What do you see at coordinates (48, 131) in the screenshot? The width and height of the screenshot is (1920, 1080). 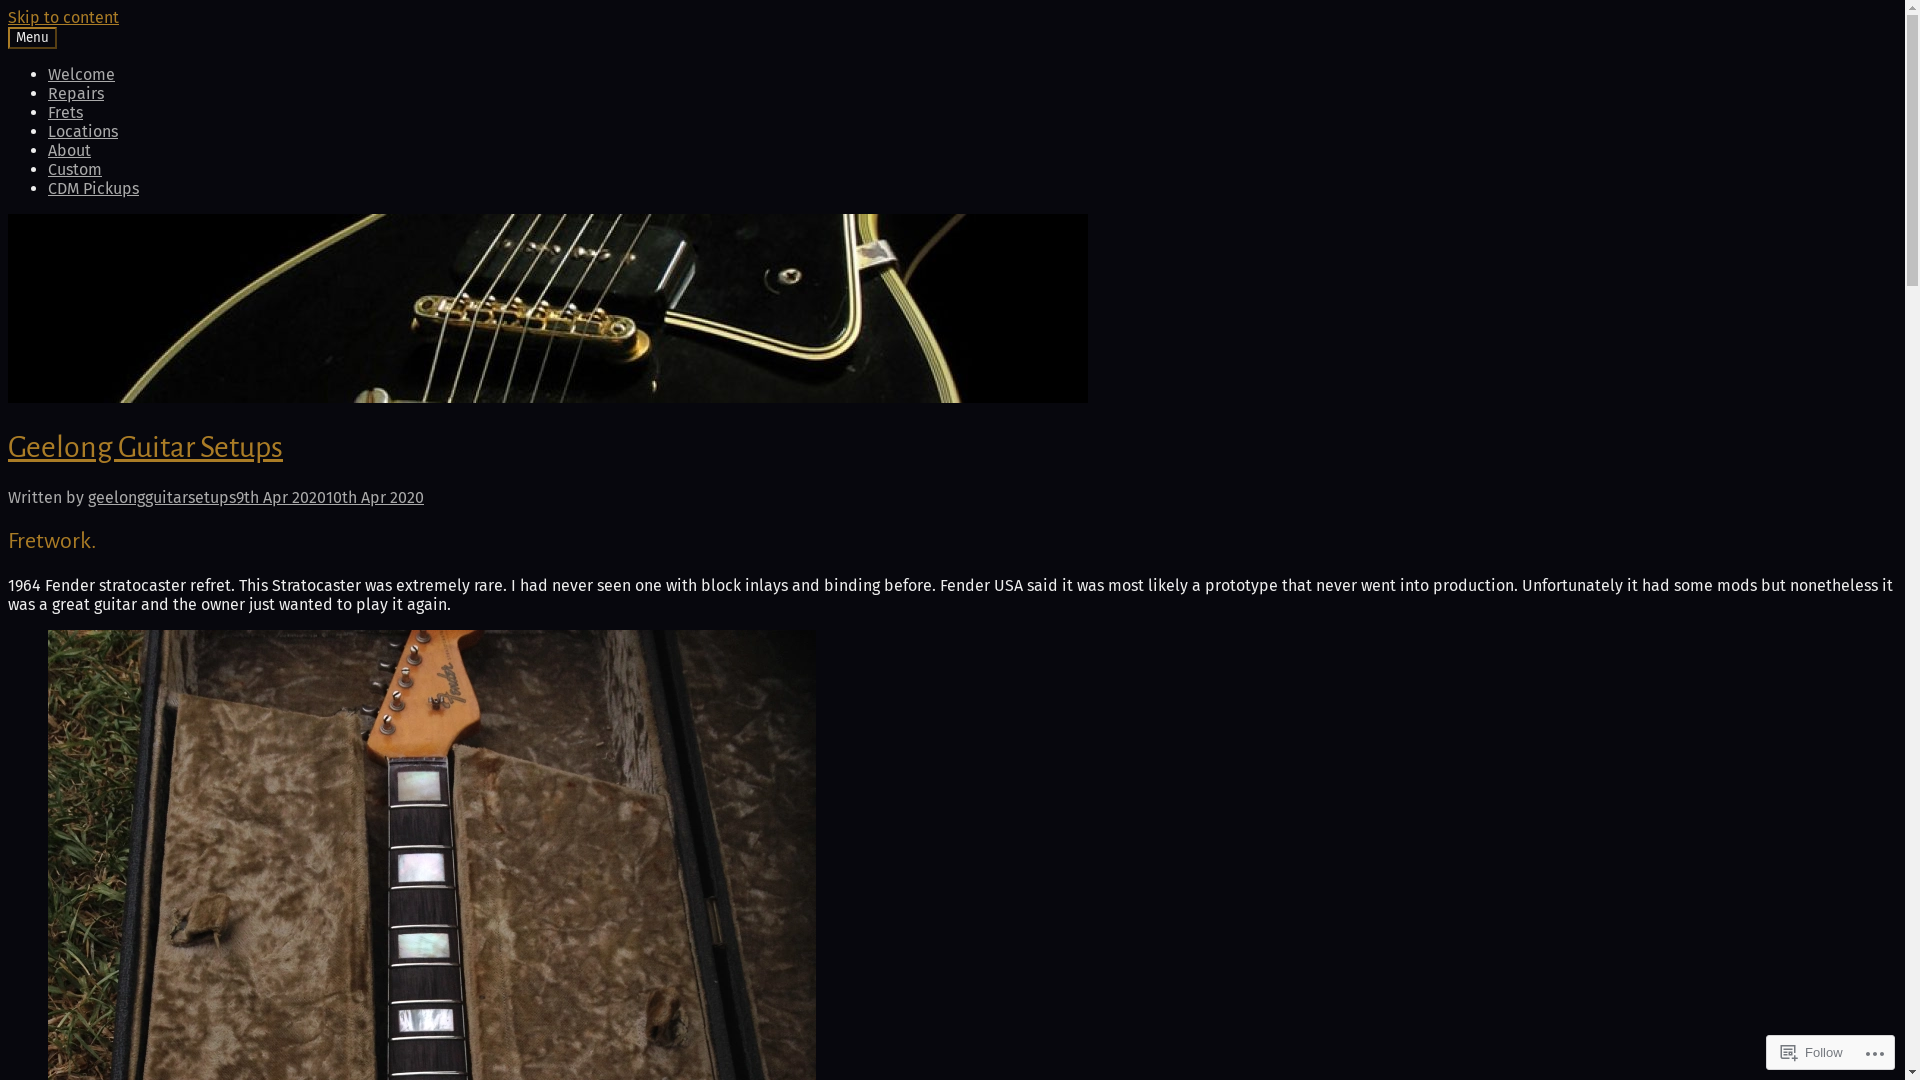 I see `'Locations'` at bounding box center [48, 131].